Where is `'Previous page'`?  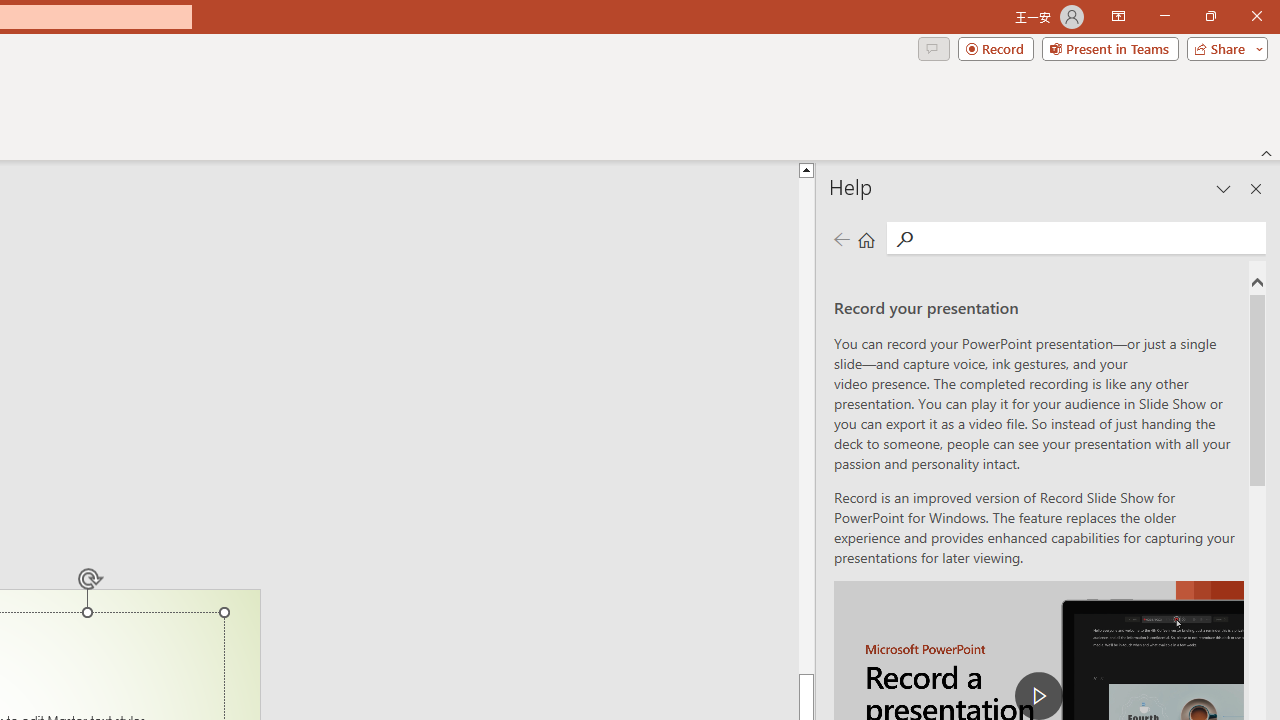 'Previous page' is located at coordinates (841, 238).